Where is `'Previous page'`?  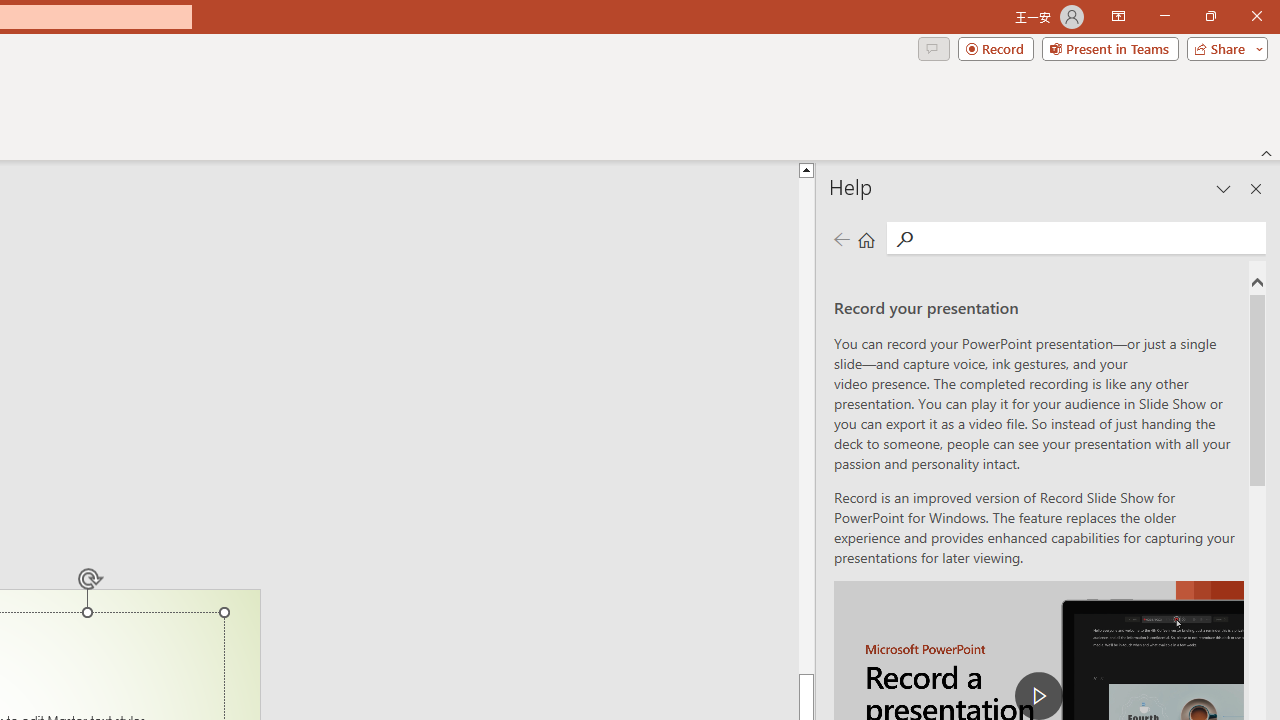 'Previous page' is located at coordinates (841, 238).